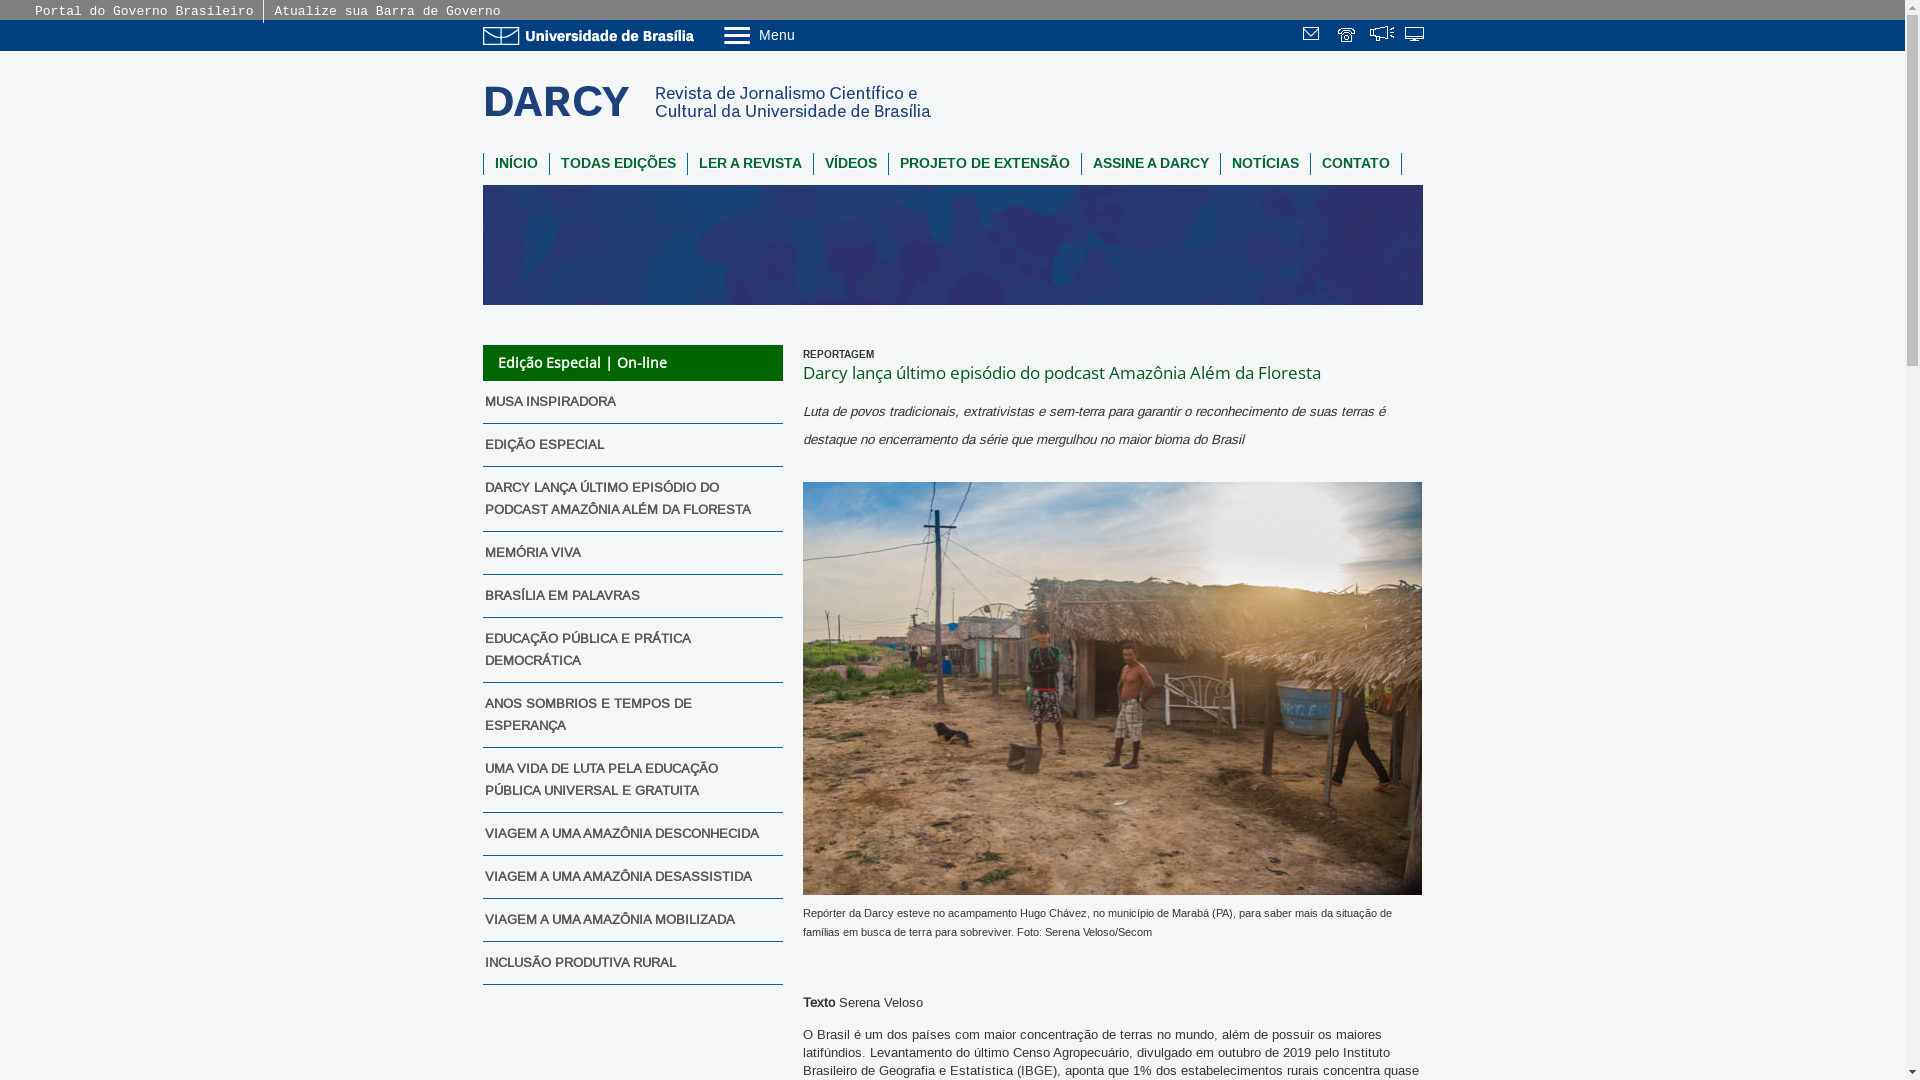 The height and width of the screenshot is (1080, 1920). Describe the element at coordinates (1348, 36) in the screenshot. I see `'Telefones da UnB'` at that location.